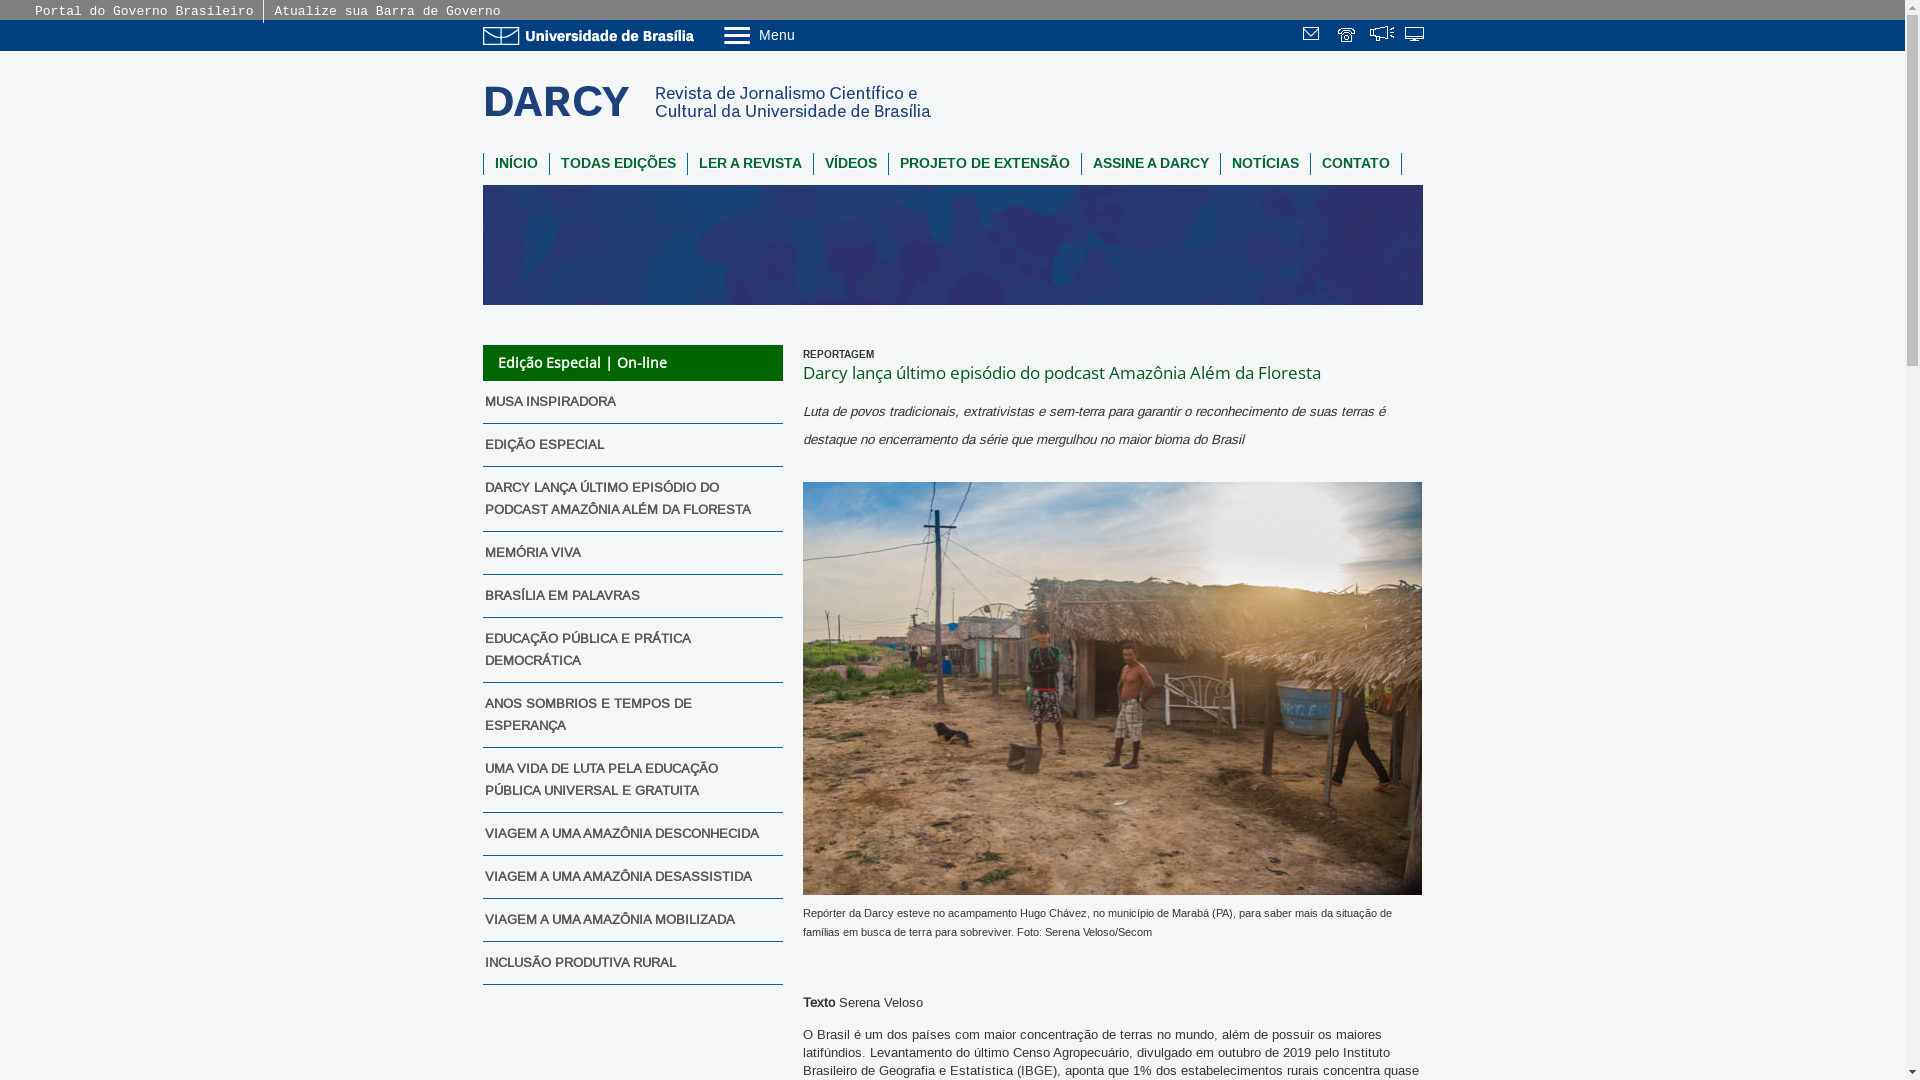 The height and width of the screenshot is (1080, 1920). Describe the element at coordinates (1348, 36) in the screenshot. I see `'Telefones da UnB'` at that location.